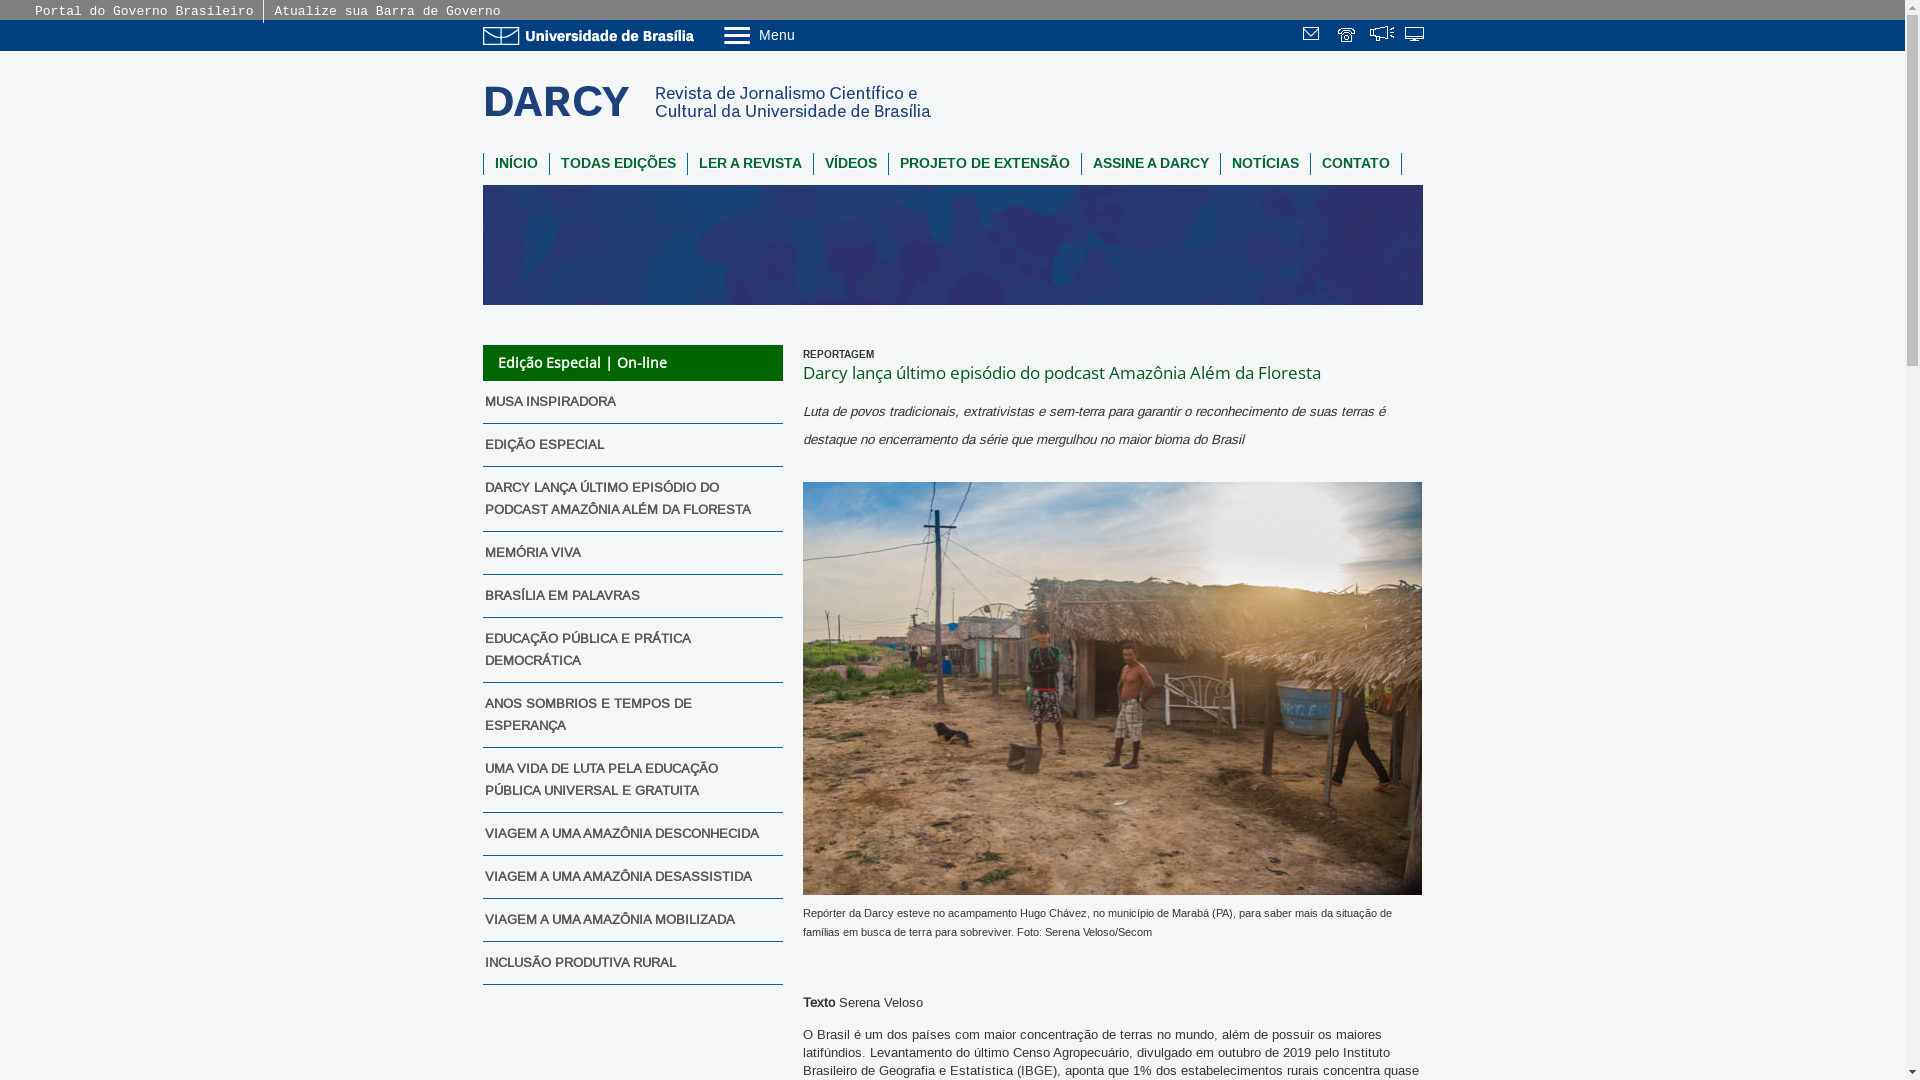 The height and width of the screenshot is (1080, 1920). Describe the element at coordinates (1348, 36) in the screenshot. I see `'Telefones da UnB'` at that location.